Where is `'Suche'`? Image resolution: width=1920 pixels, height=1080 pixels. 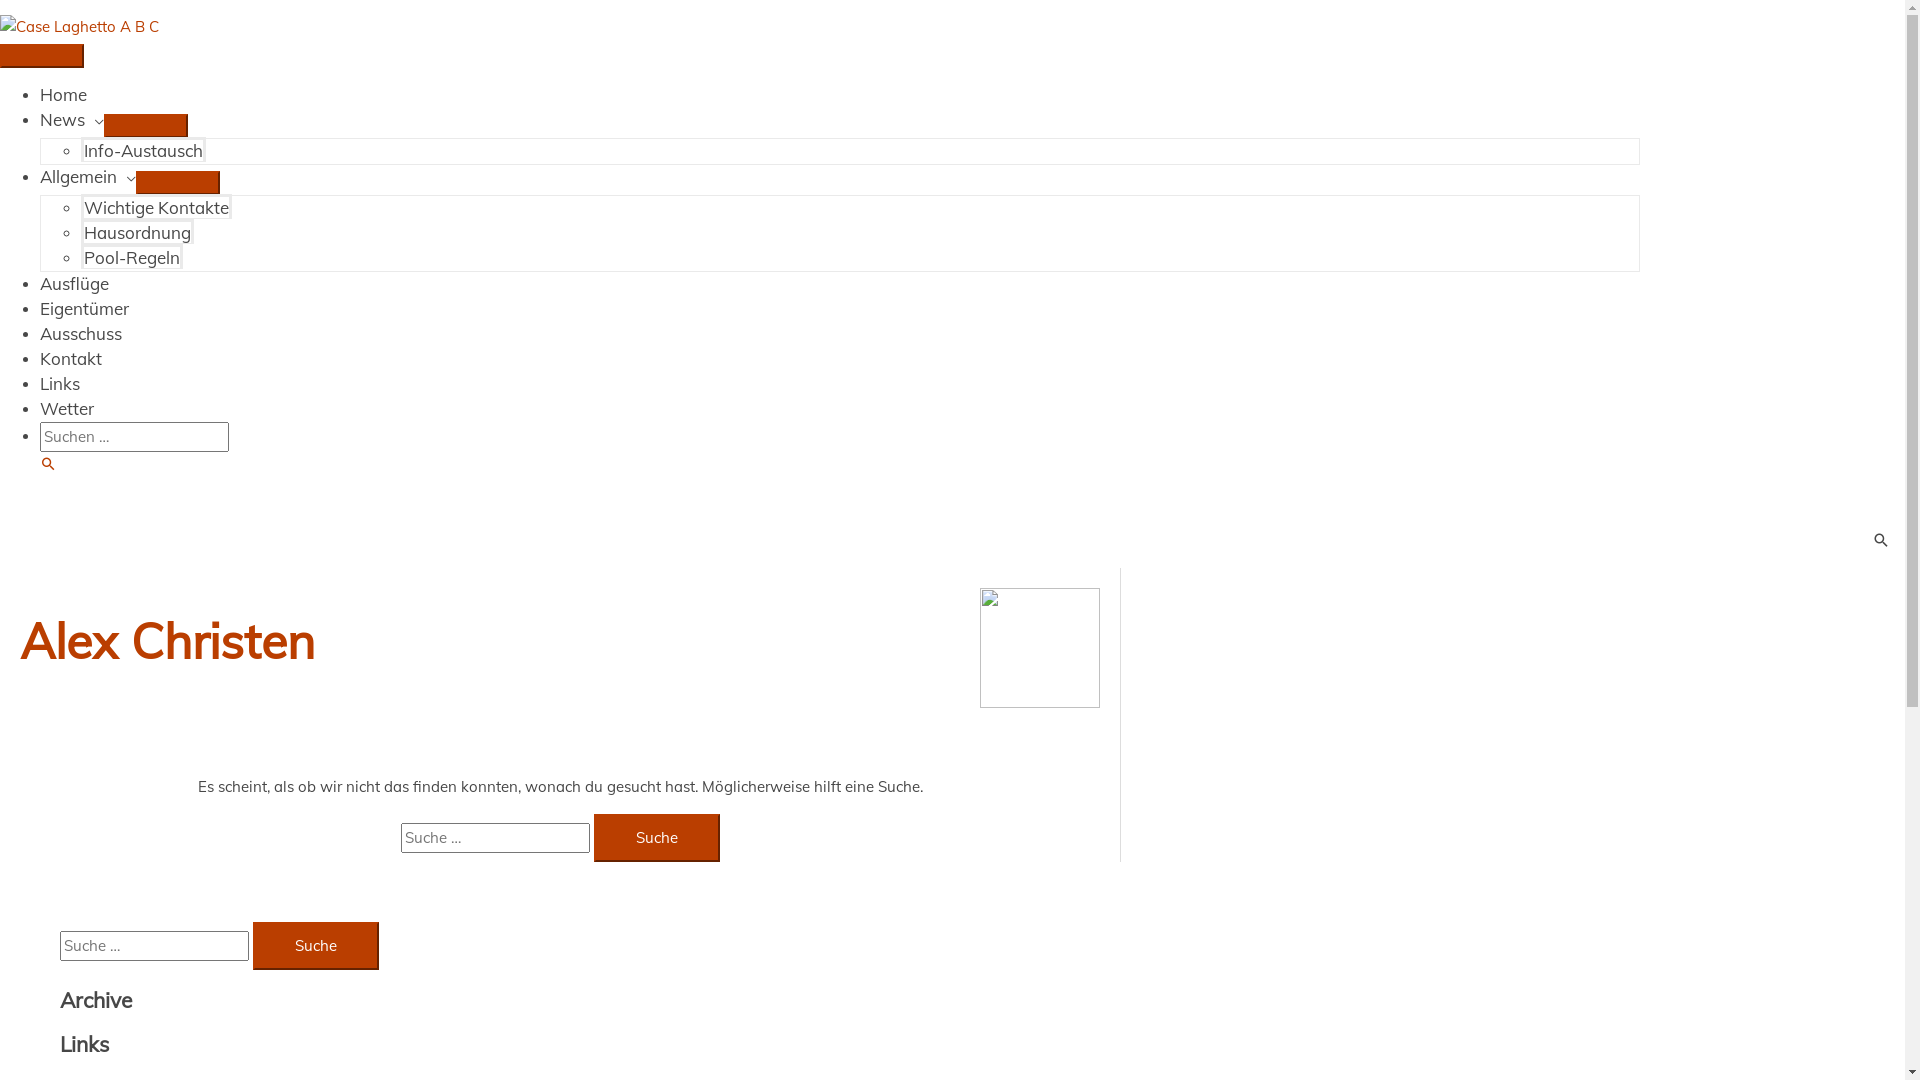 'Suche' is located at coordinates (657, 837).